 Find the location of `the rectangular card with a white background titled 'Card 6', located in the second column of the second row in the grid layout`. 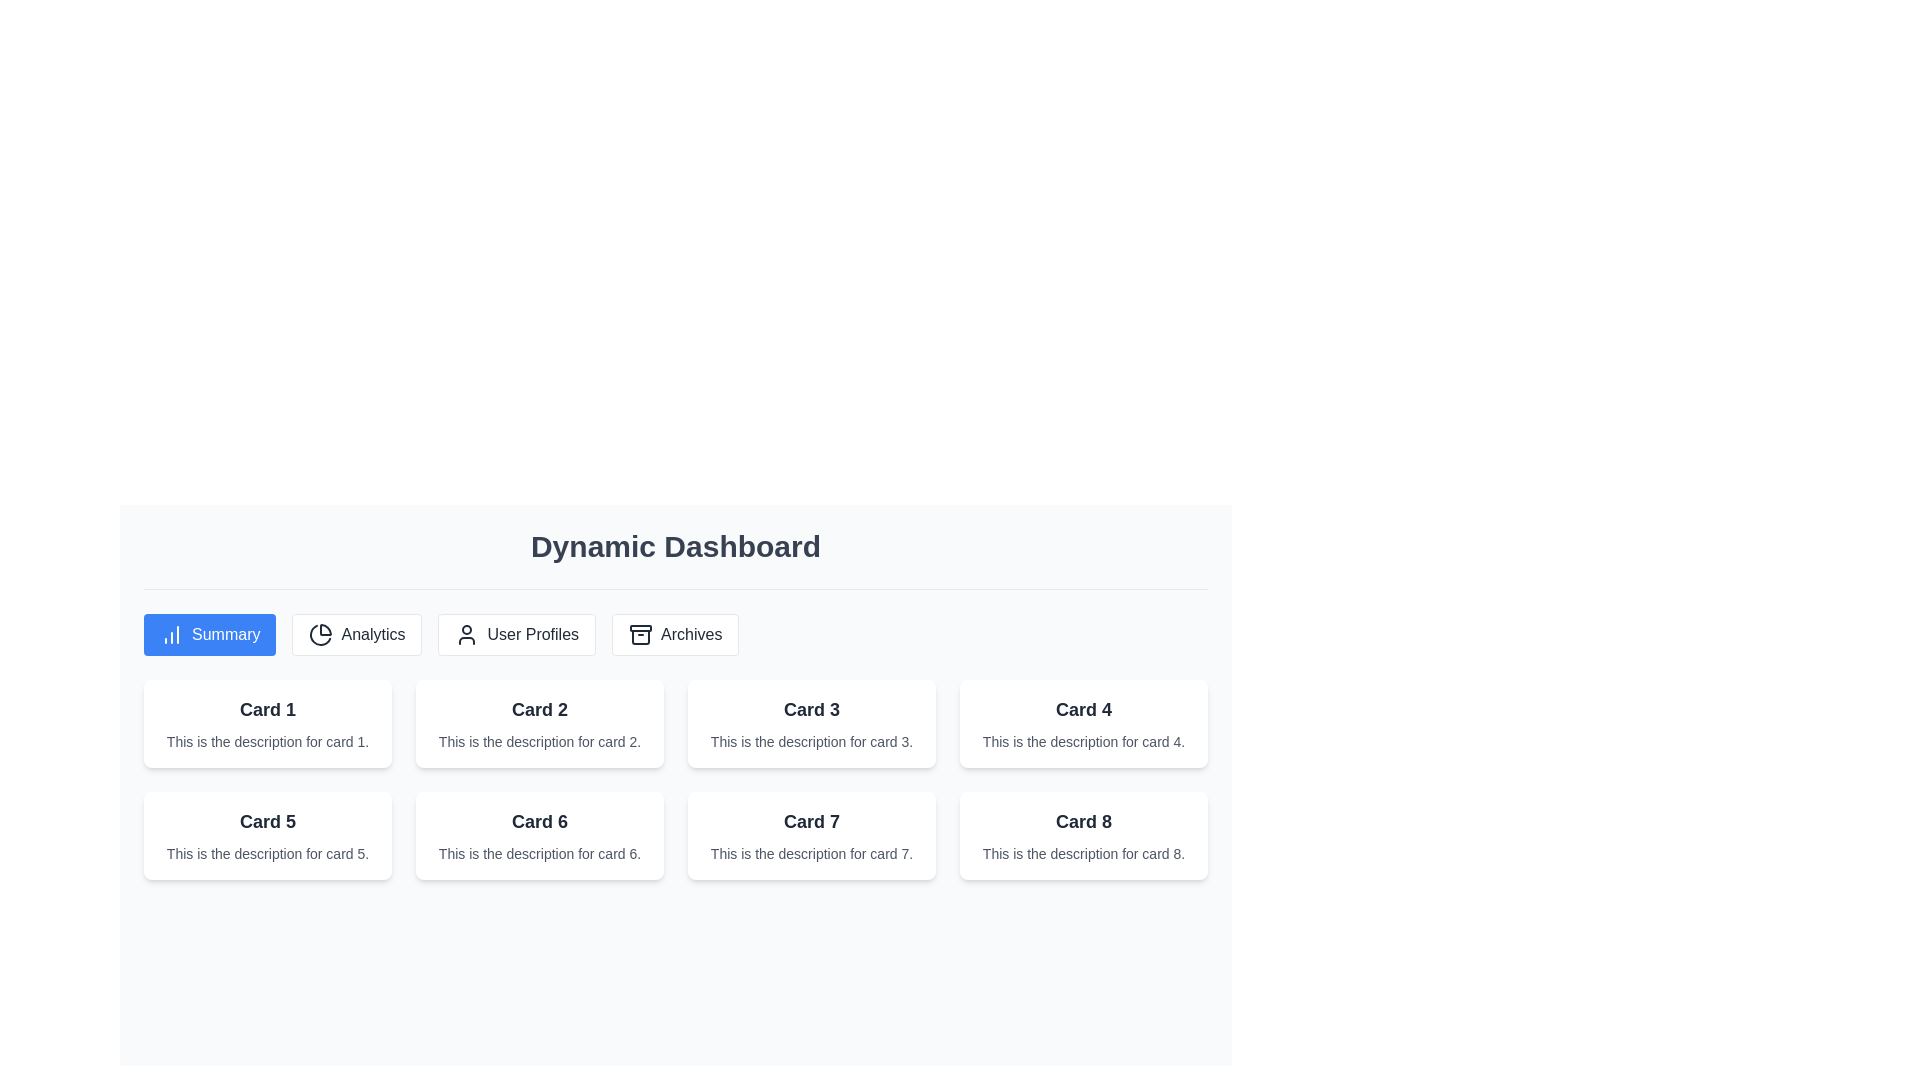

the rectangular card with a white background titled 'Card 6', located in the second column of the second row in the grid layout is located at coordinates (539, 836).